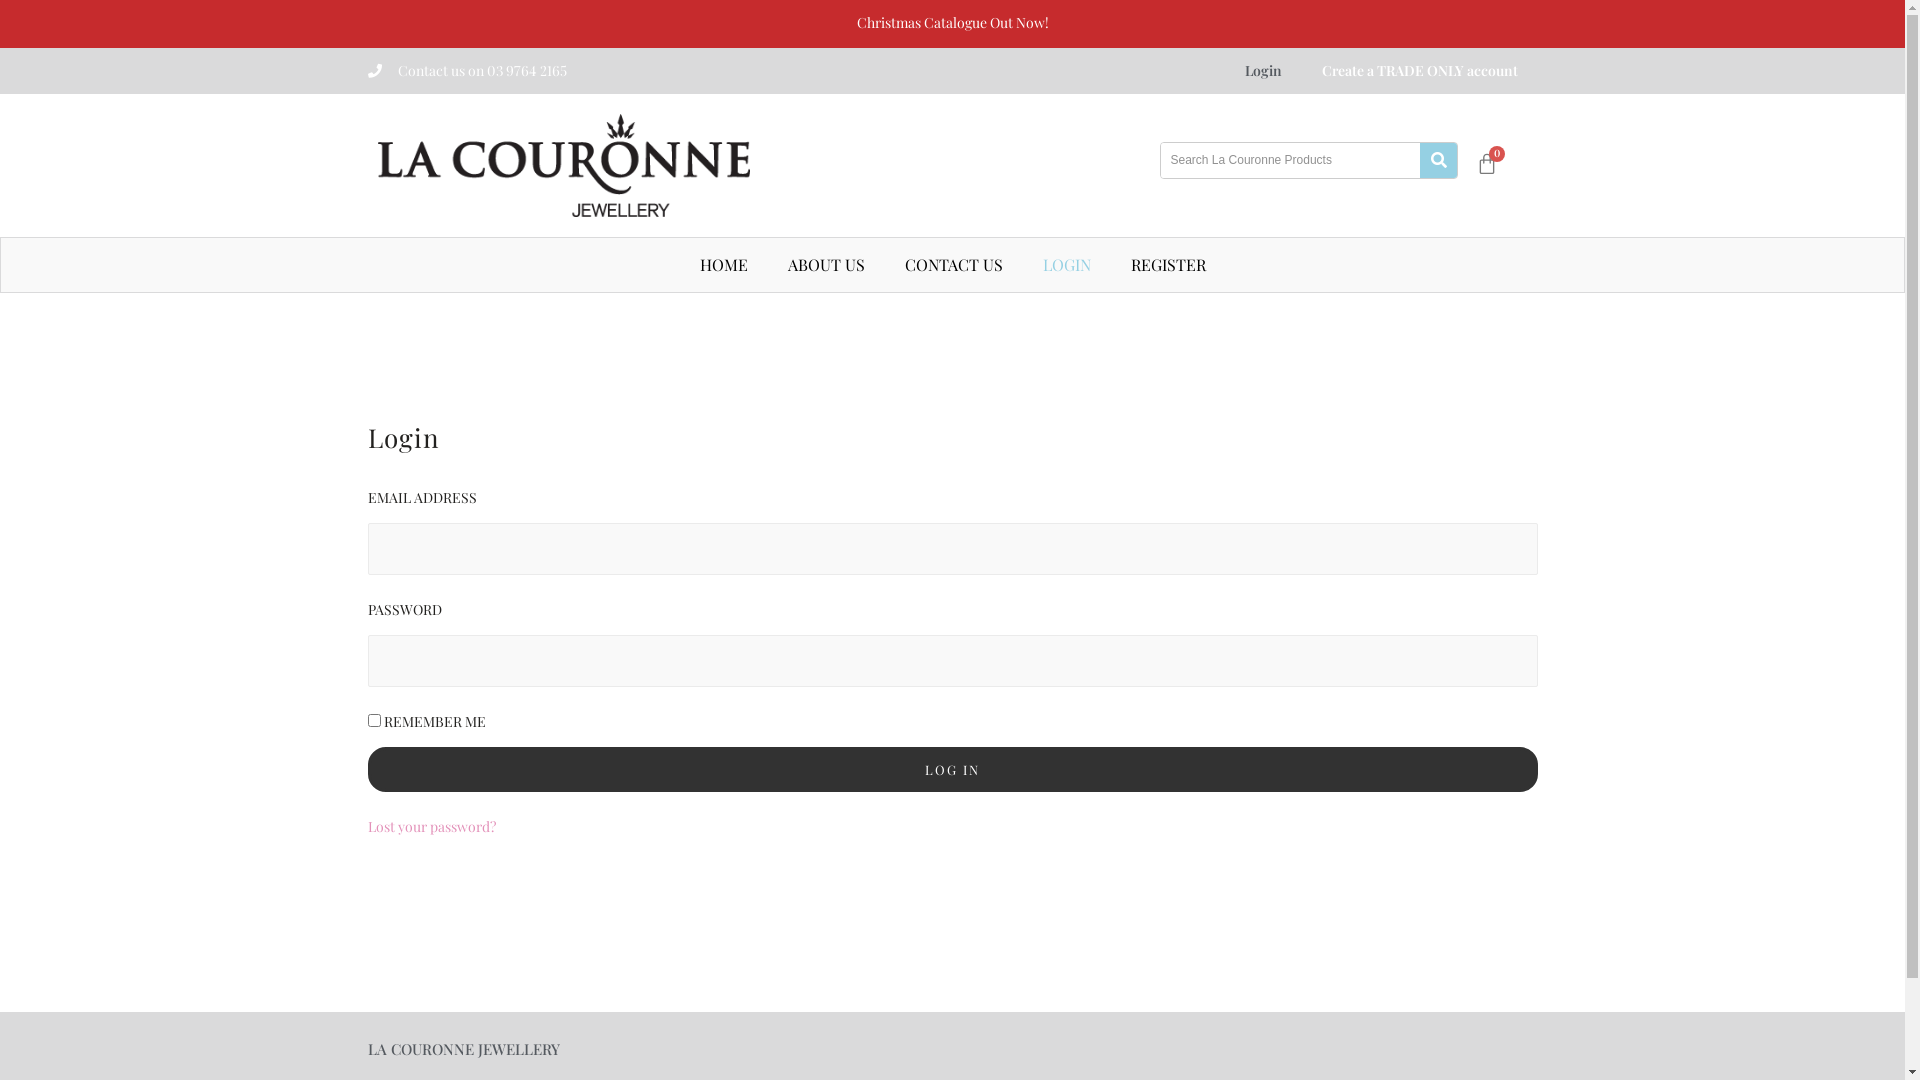 The width and height of the screenshot is (1920, 1080). I want to click on 'LOGIN', so click(1064, 264).